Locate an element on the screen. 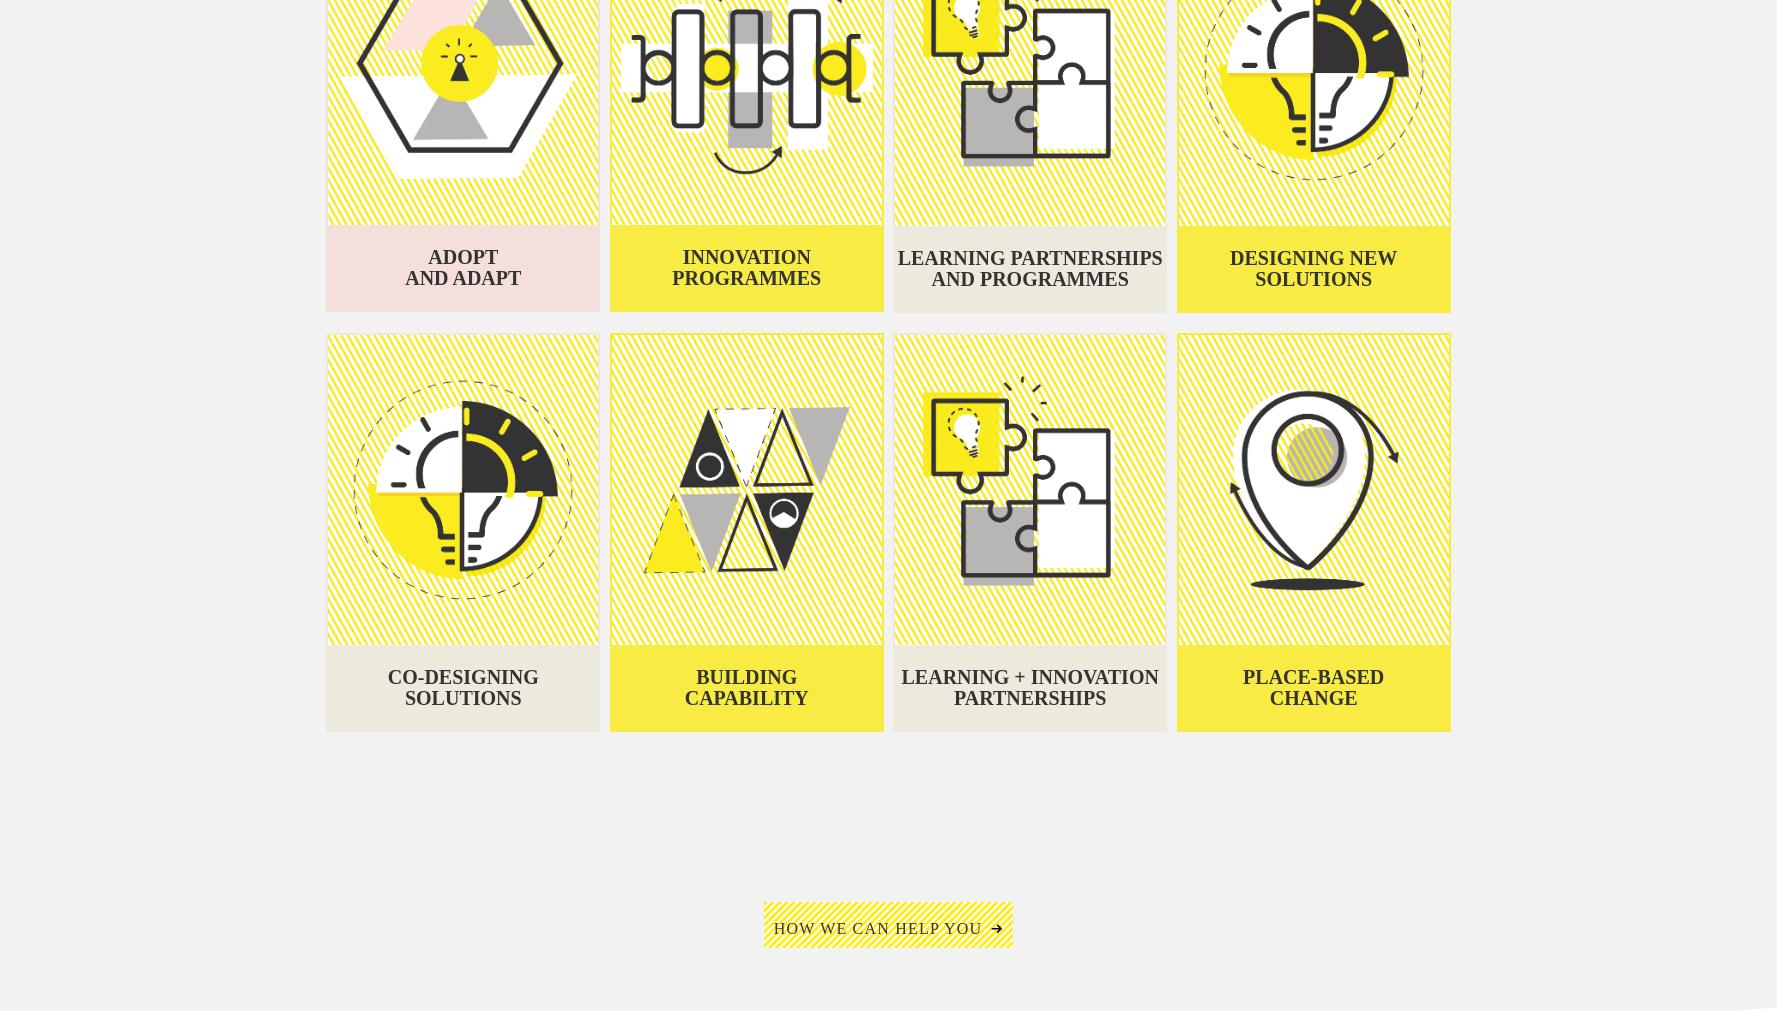  'Learning partnerships' is located at coordinates (1029, 256).